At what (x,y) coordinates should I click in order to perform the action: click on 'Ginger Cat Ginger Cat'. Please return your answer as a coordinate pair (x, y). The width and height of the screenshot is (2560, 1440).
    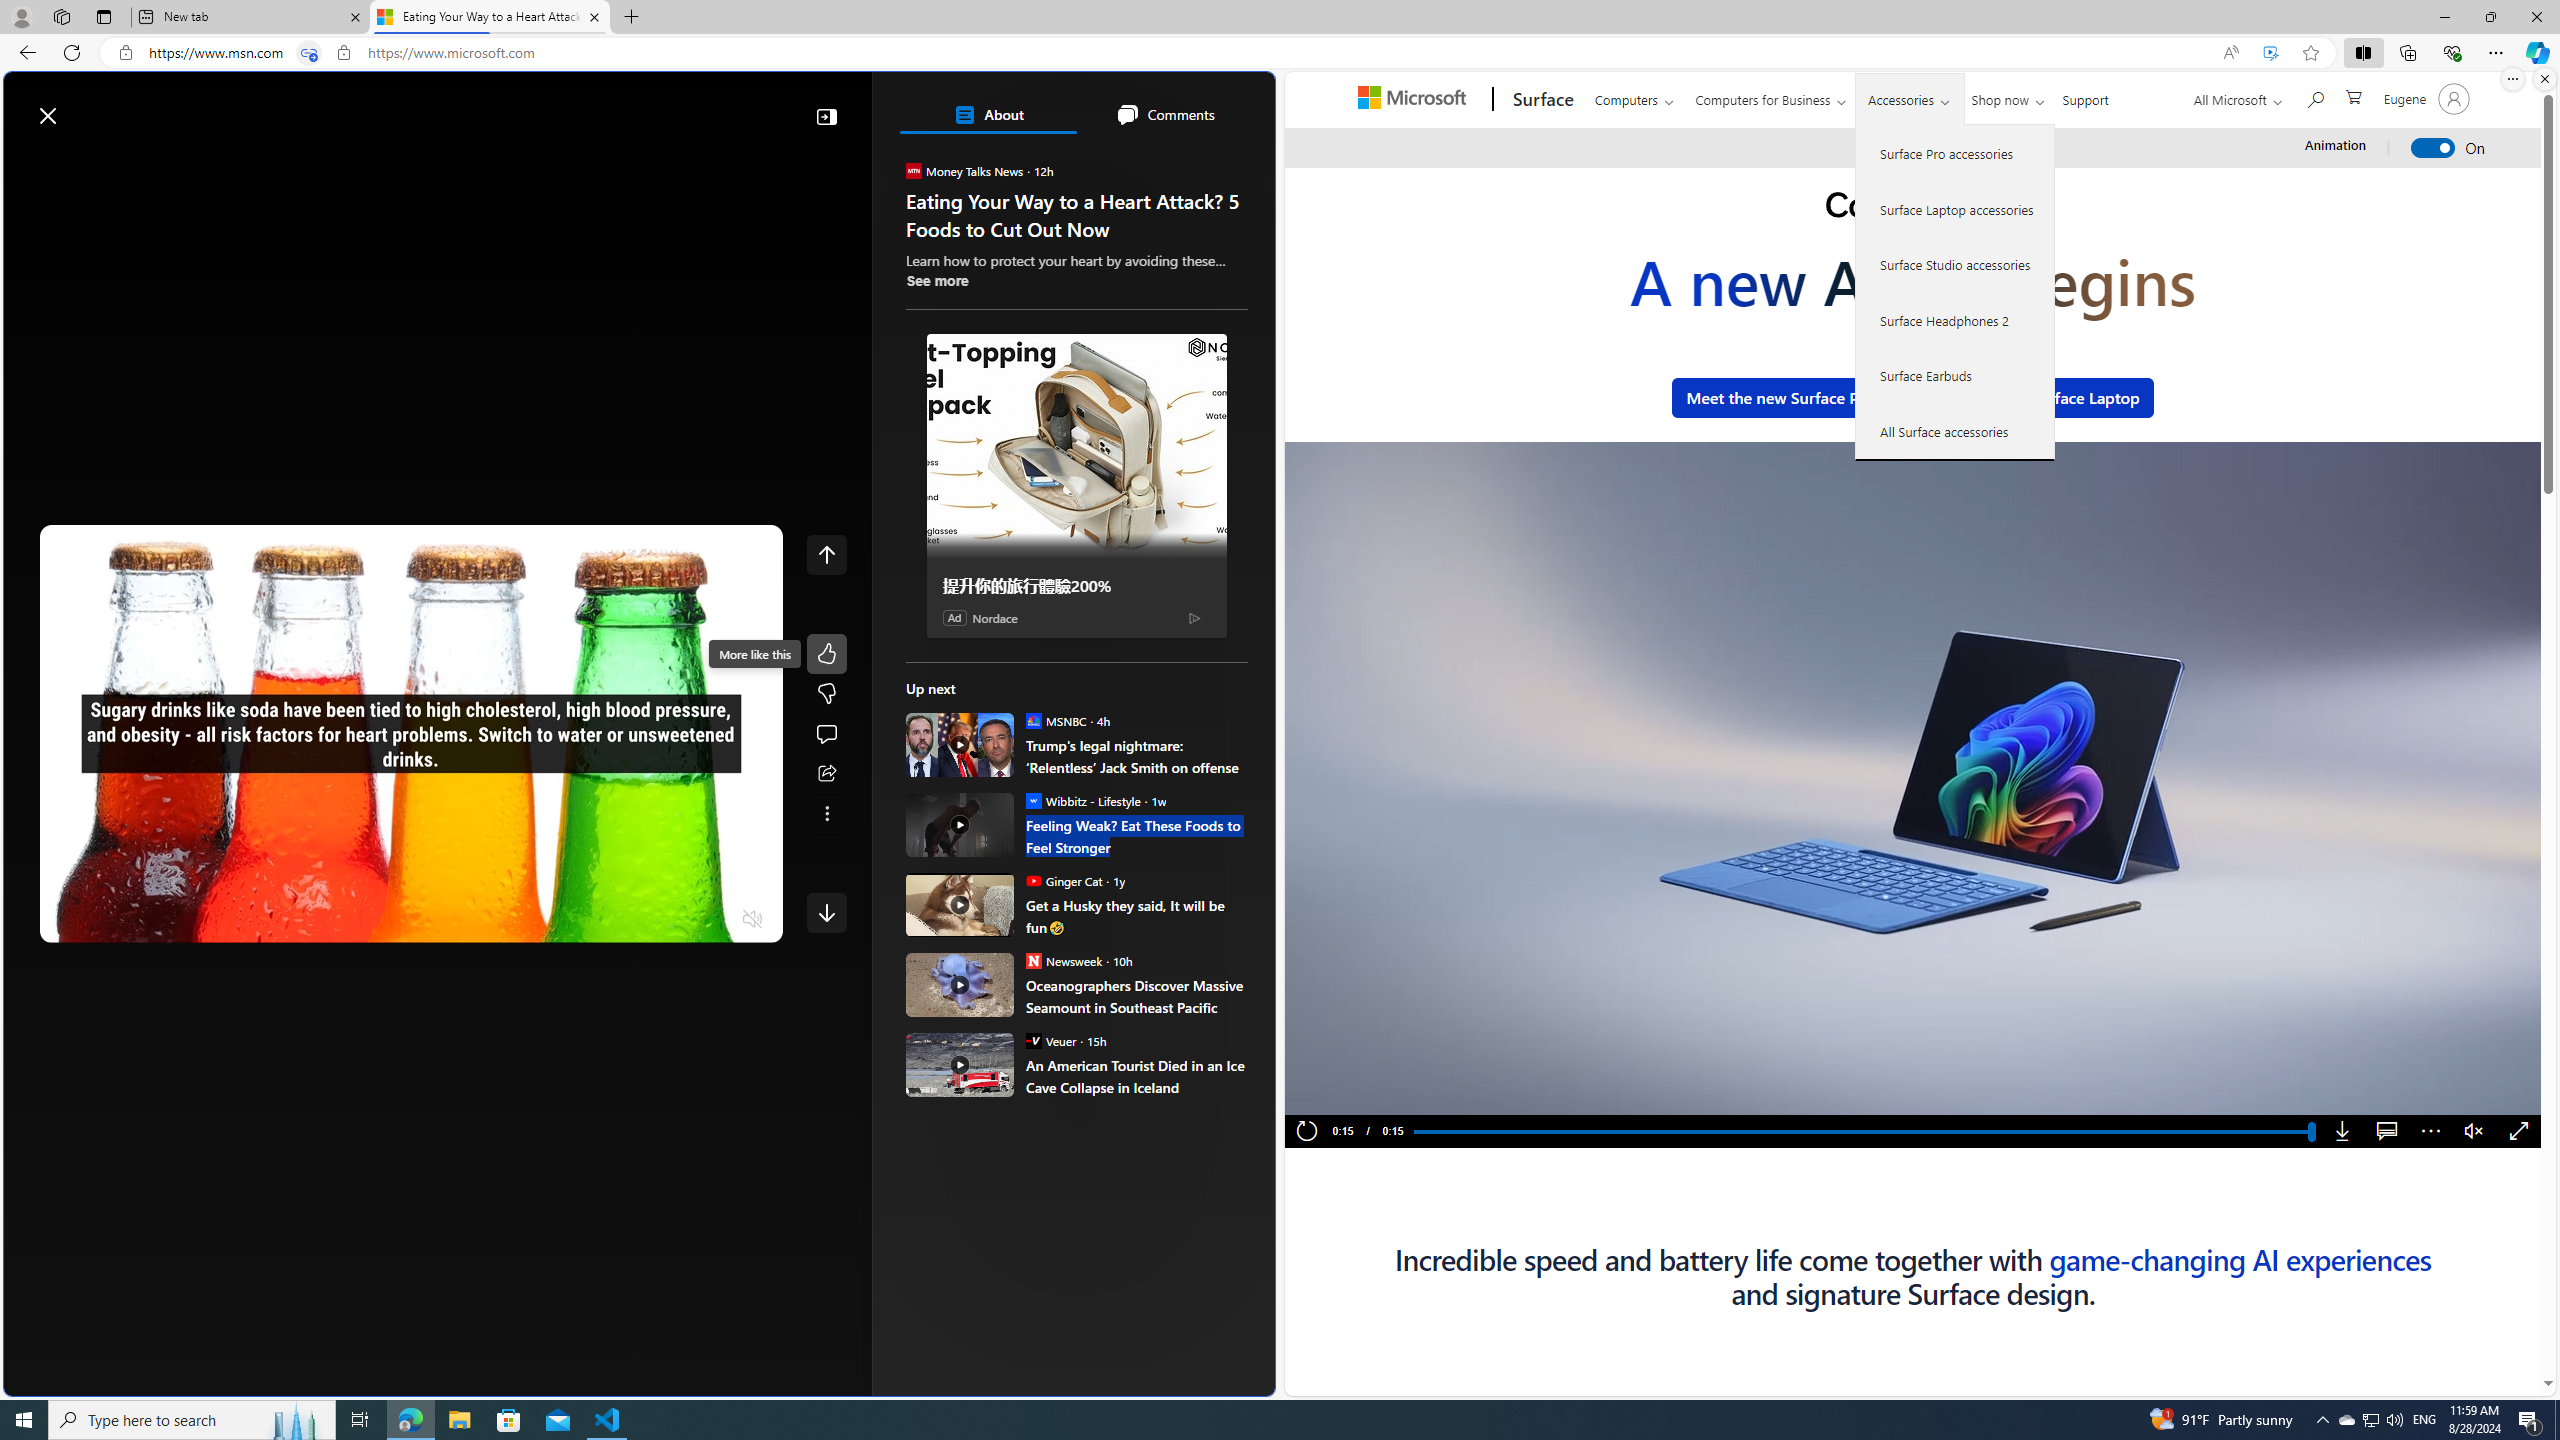
    Looking at the image, I should click on (1063, 880).